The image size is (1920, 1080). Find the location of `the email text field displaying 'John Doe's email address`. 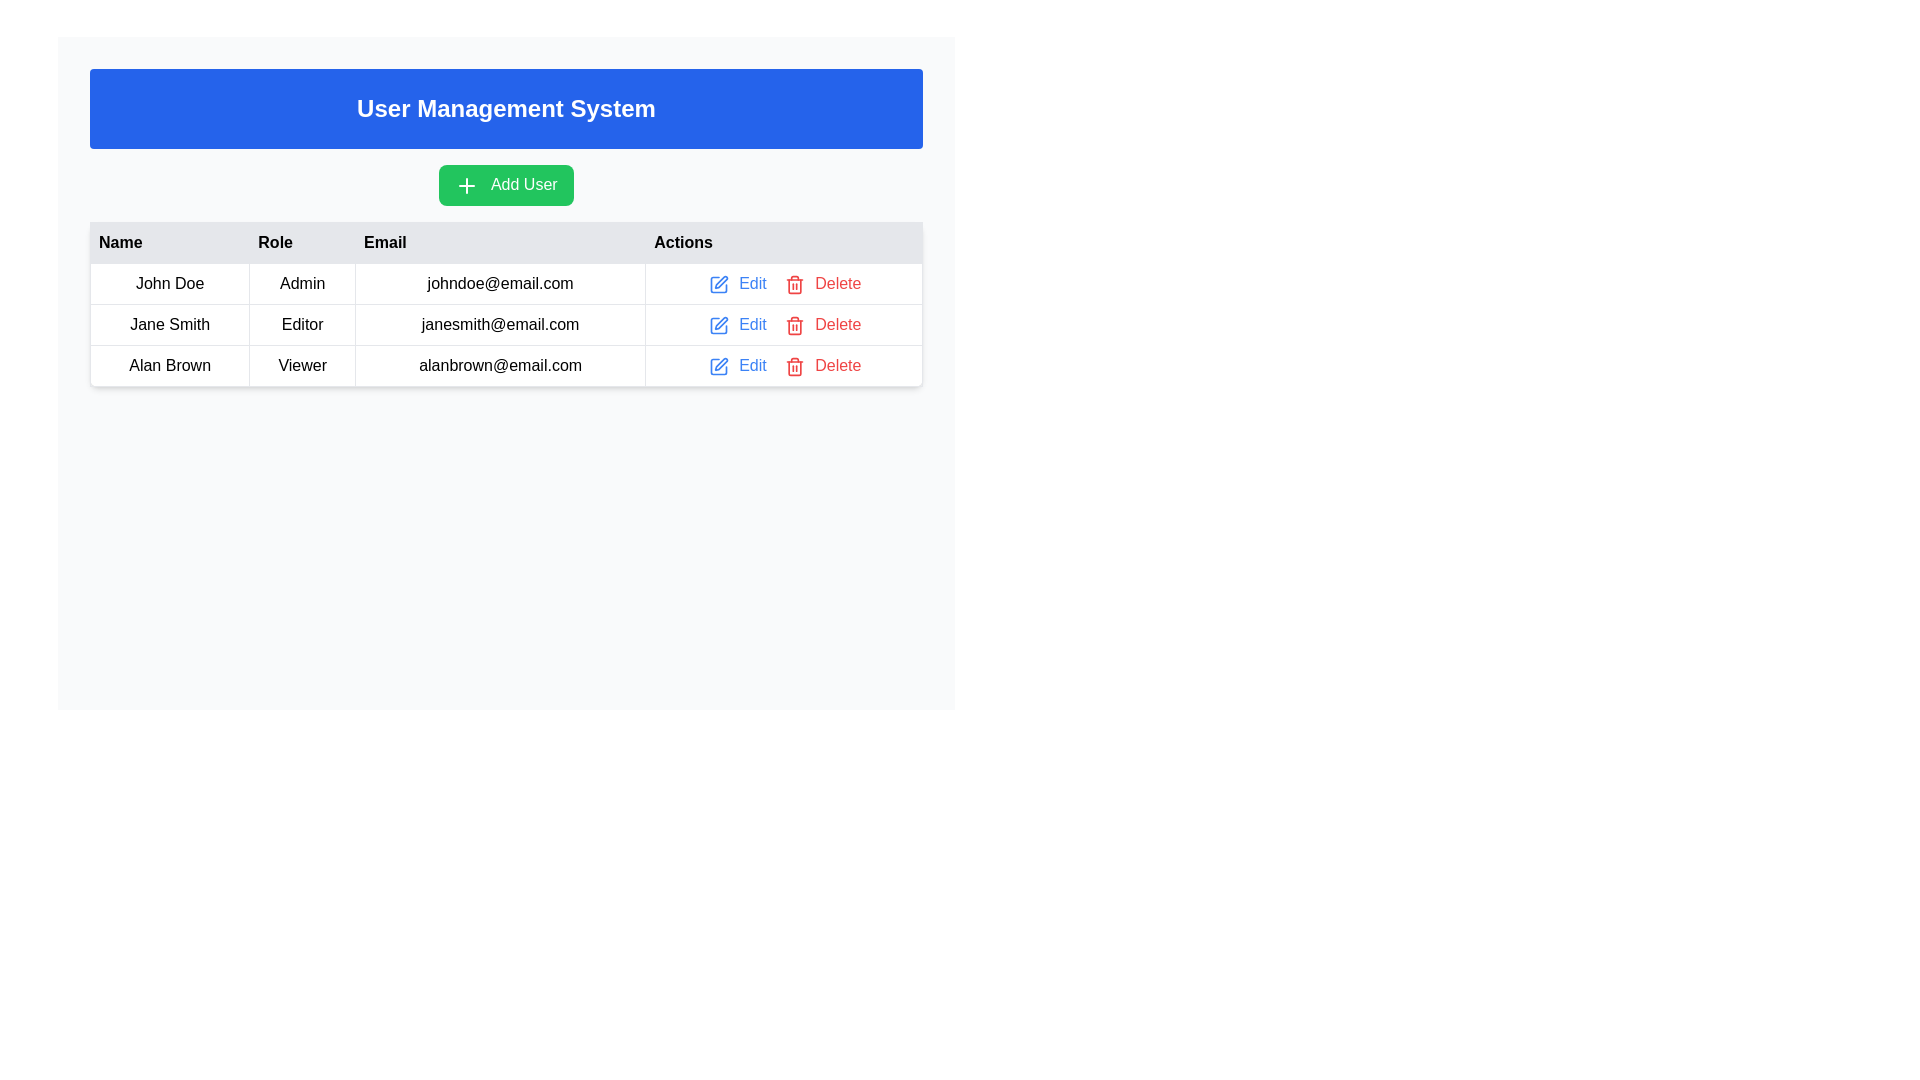

the email text field displaying 'John Doe's email address is located at coordinates (506, 275).